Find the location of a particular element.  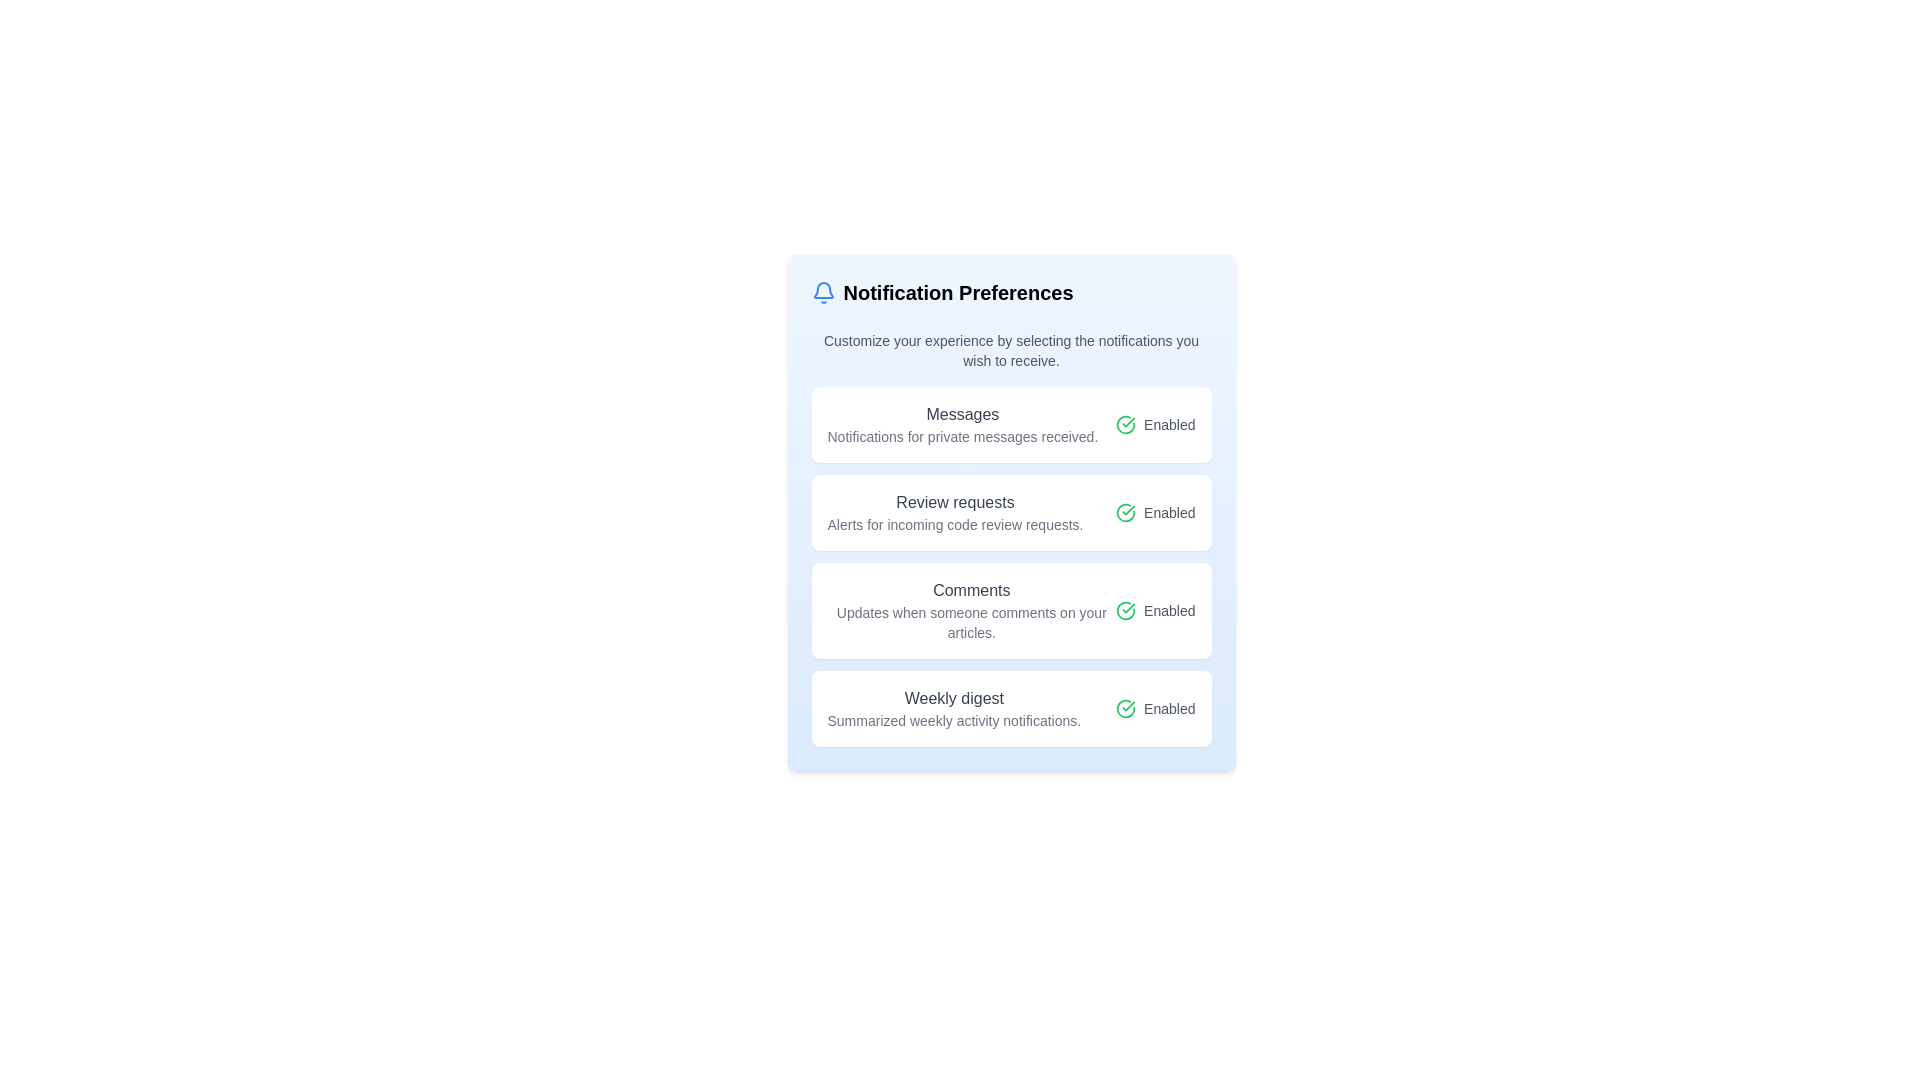

the notification preferences by clicking on the Settings panel, which features a gradient blue background, rounded corners, and toggle indicators on the right is located at coordinates (1011, 512).